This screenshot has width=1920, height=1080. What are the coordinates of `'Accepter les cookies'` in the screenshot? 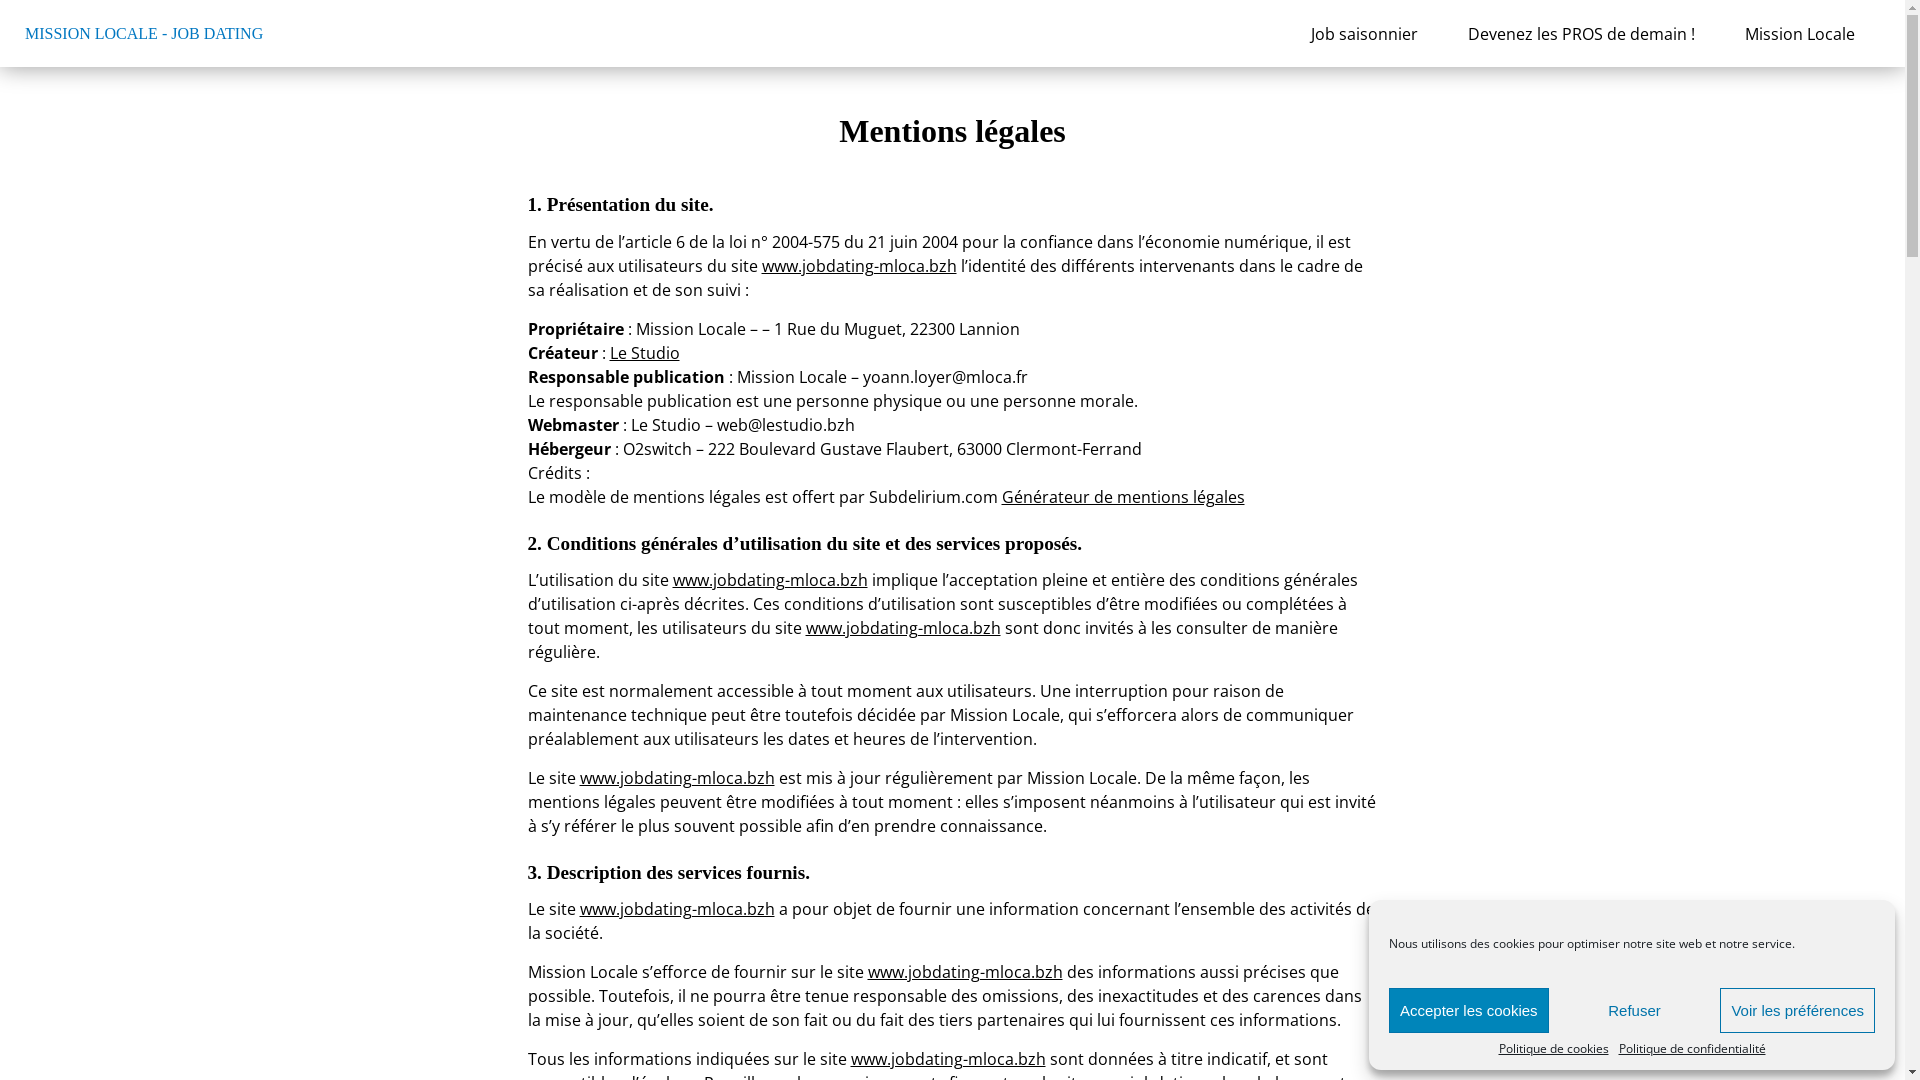 It's located at (1468, 1010).